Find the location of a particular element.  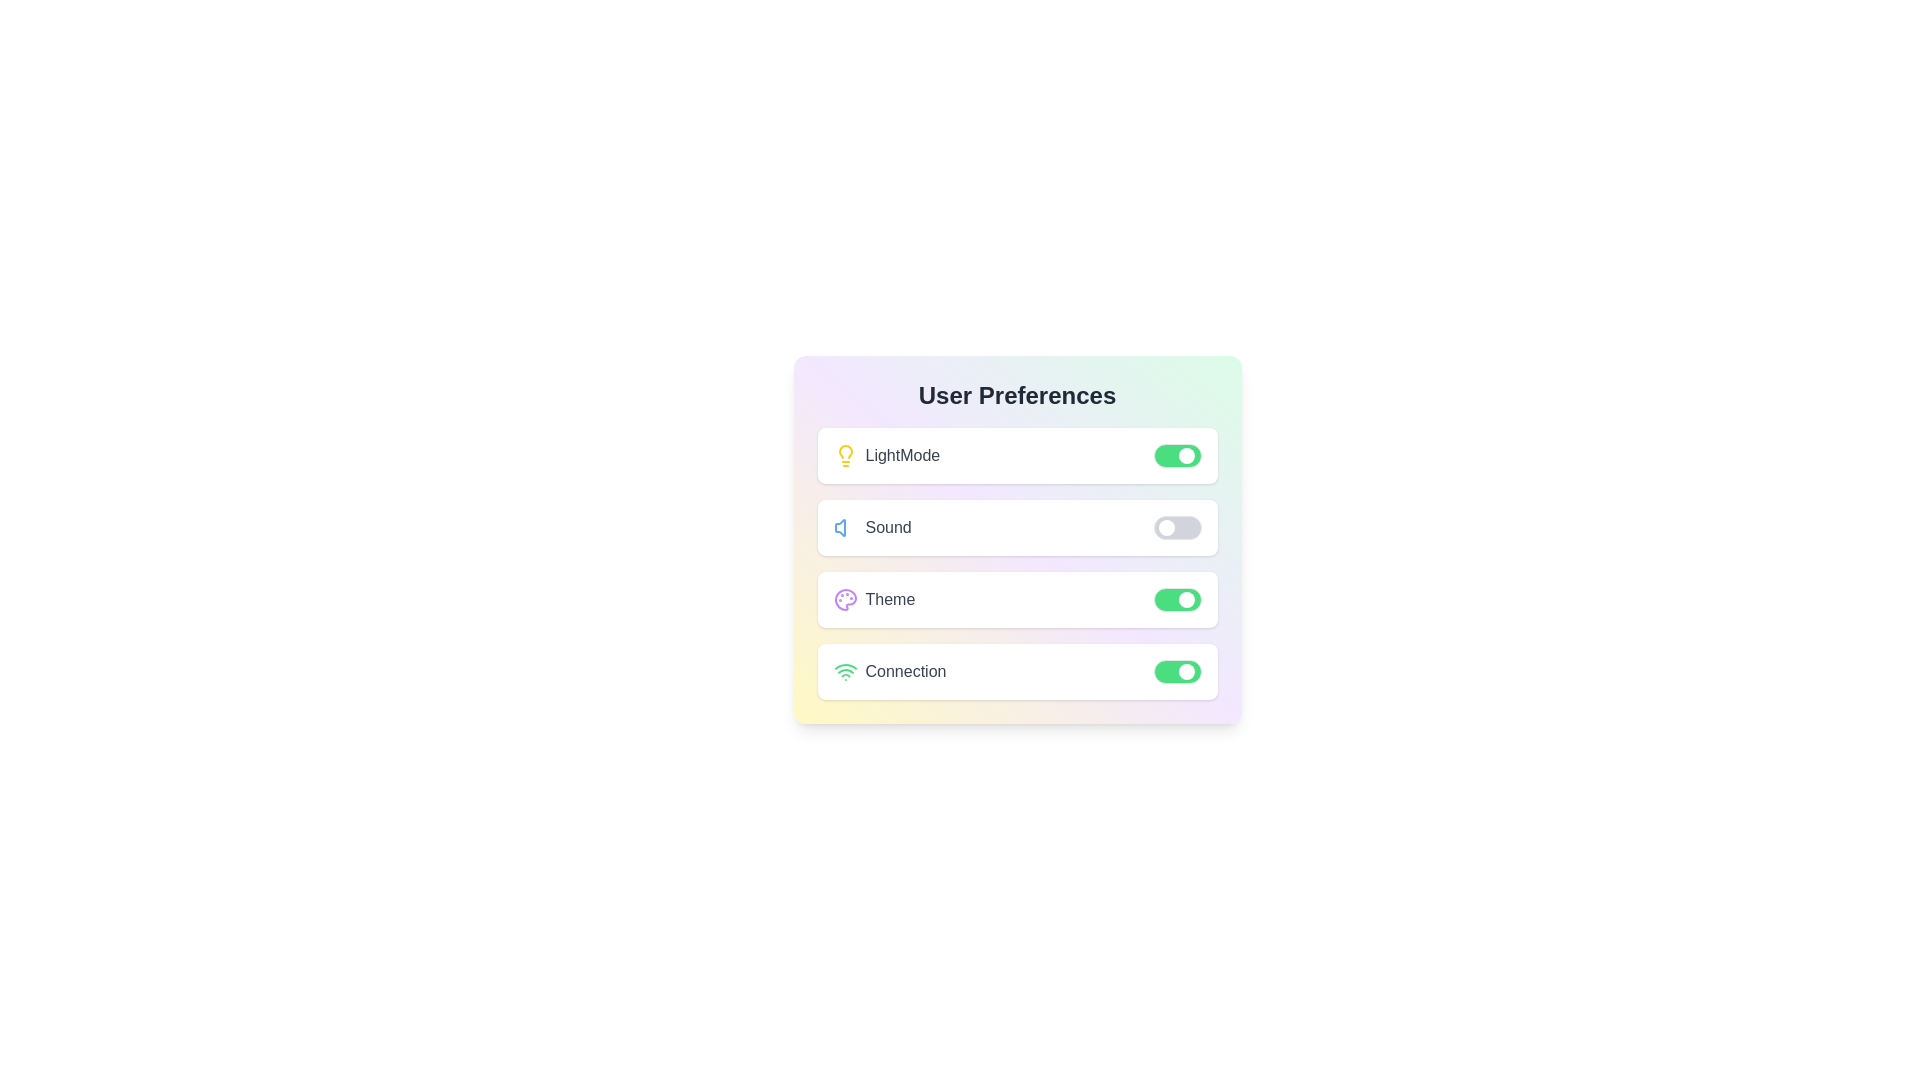

the 'Theme' toggle option located between 'Sound' and 'Connection' in the 'User Preferences' section is located at coordinates (1017, 599).